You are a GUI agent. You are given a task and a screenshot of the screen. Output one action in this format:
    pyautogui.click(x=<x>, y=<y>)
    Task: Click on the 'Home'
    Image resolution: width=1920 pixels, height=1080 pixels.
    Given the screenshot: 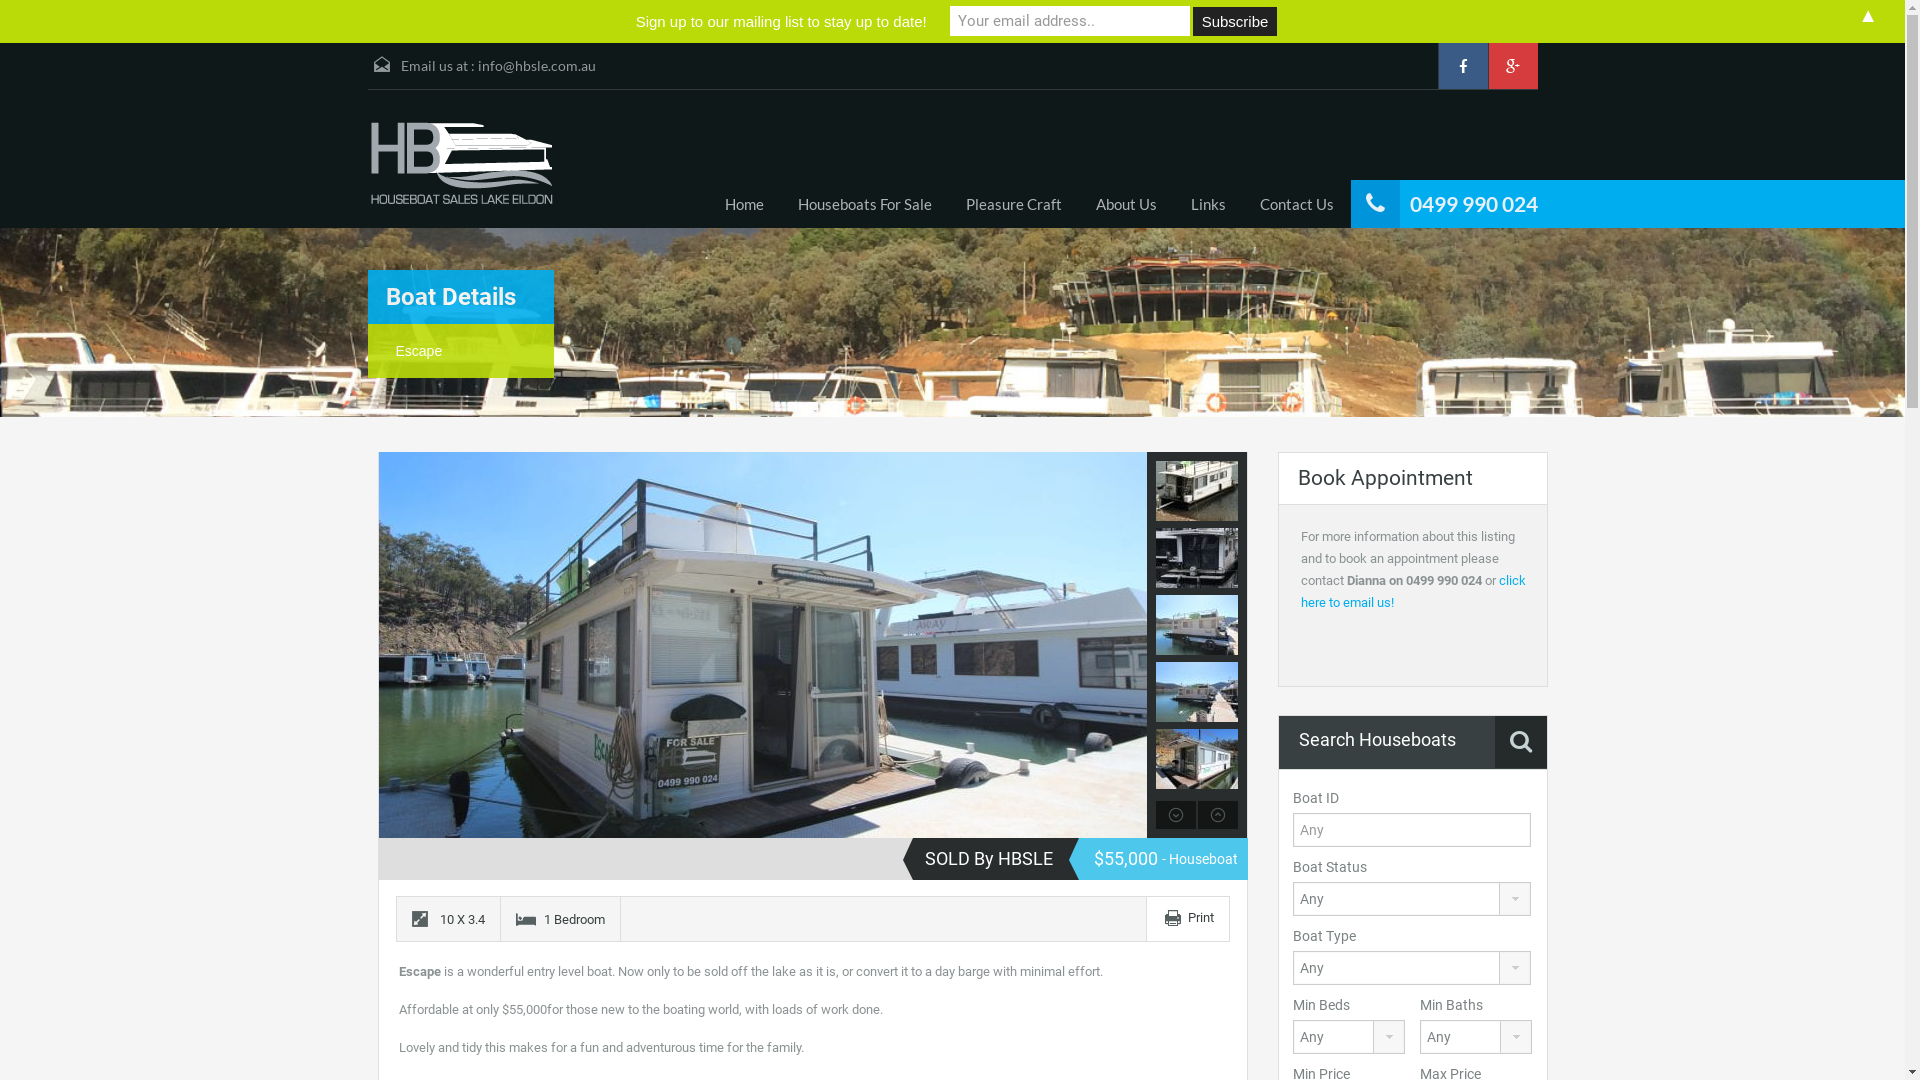 What is the action you would take?
    pyautogui.click(x=743, y=204)
    